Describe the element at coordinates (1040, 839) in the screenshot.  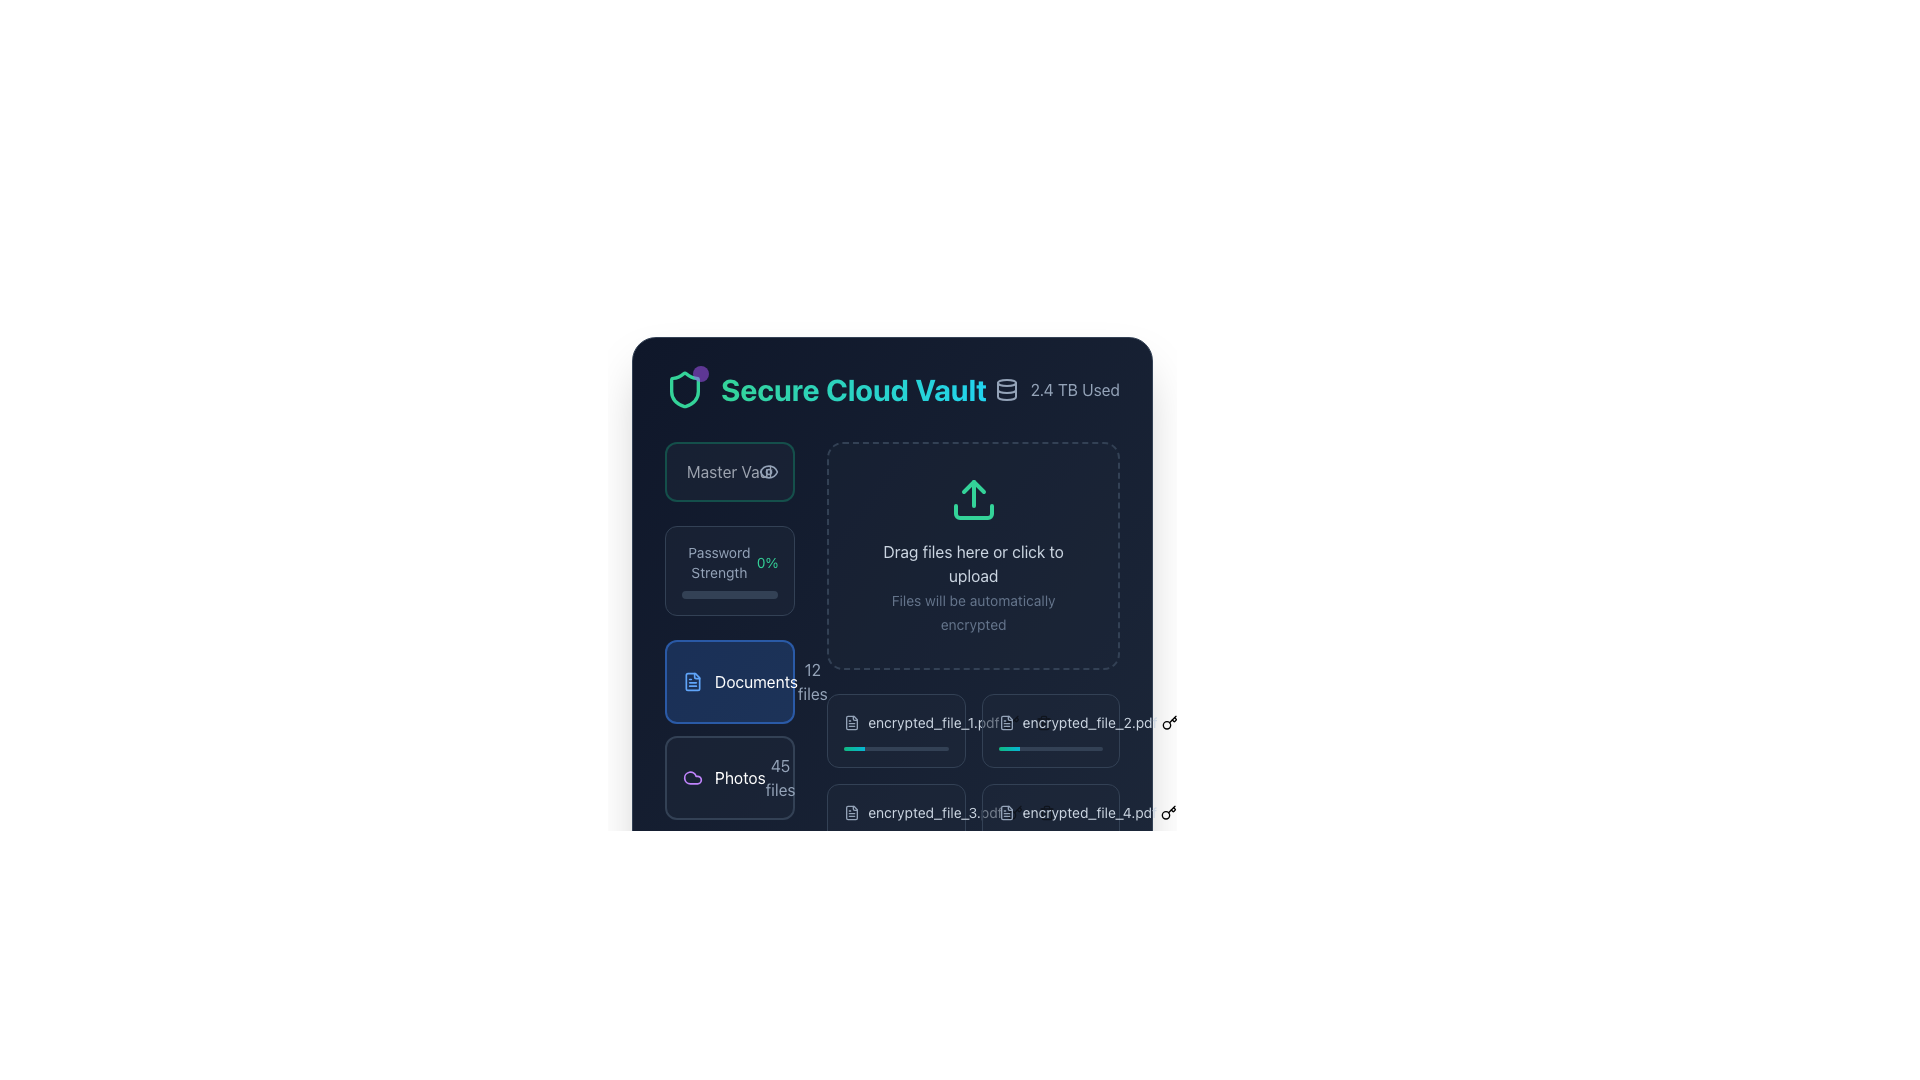
I see `the progress bar located near the bottom center of the interface, which has a gradient color transitioning from emerald green to cyan` at that location.